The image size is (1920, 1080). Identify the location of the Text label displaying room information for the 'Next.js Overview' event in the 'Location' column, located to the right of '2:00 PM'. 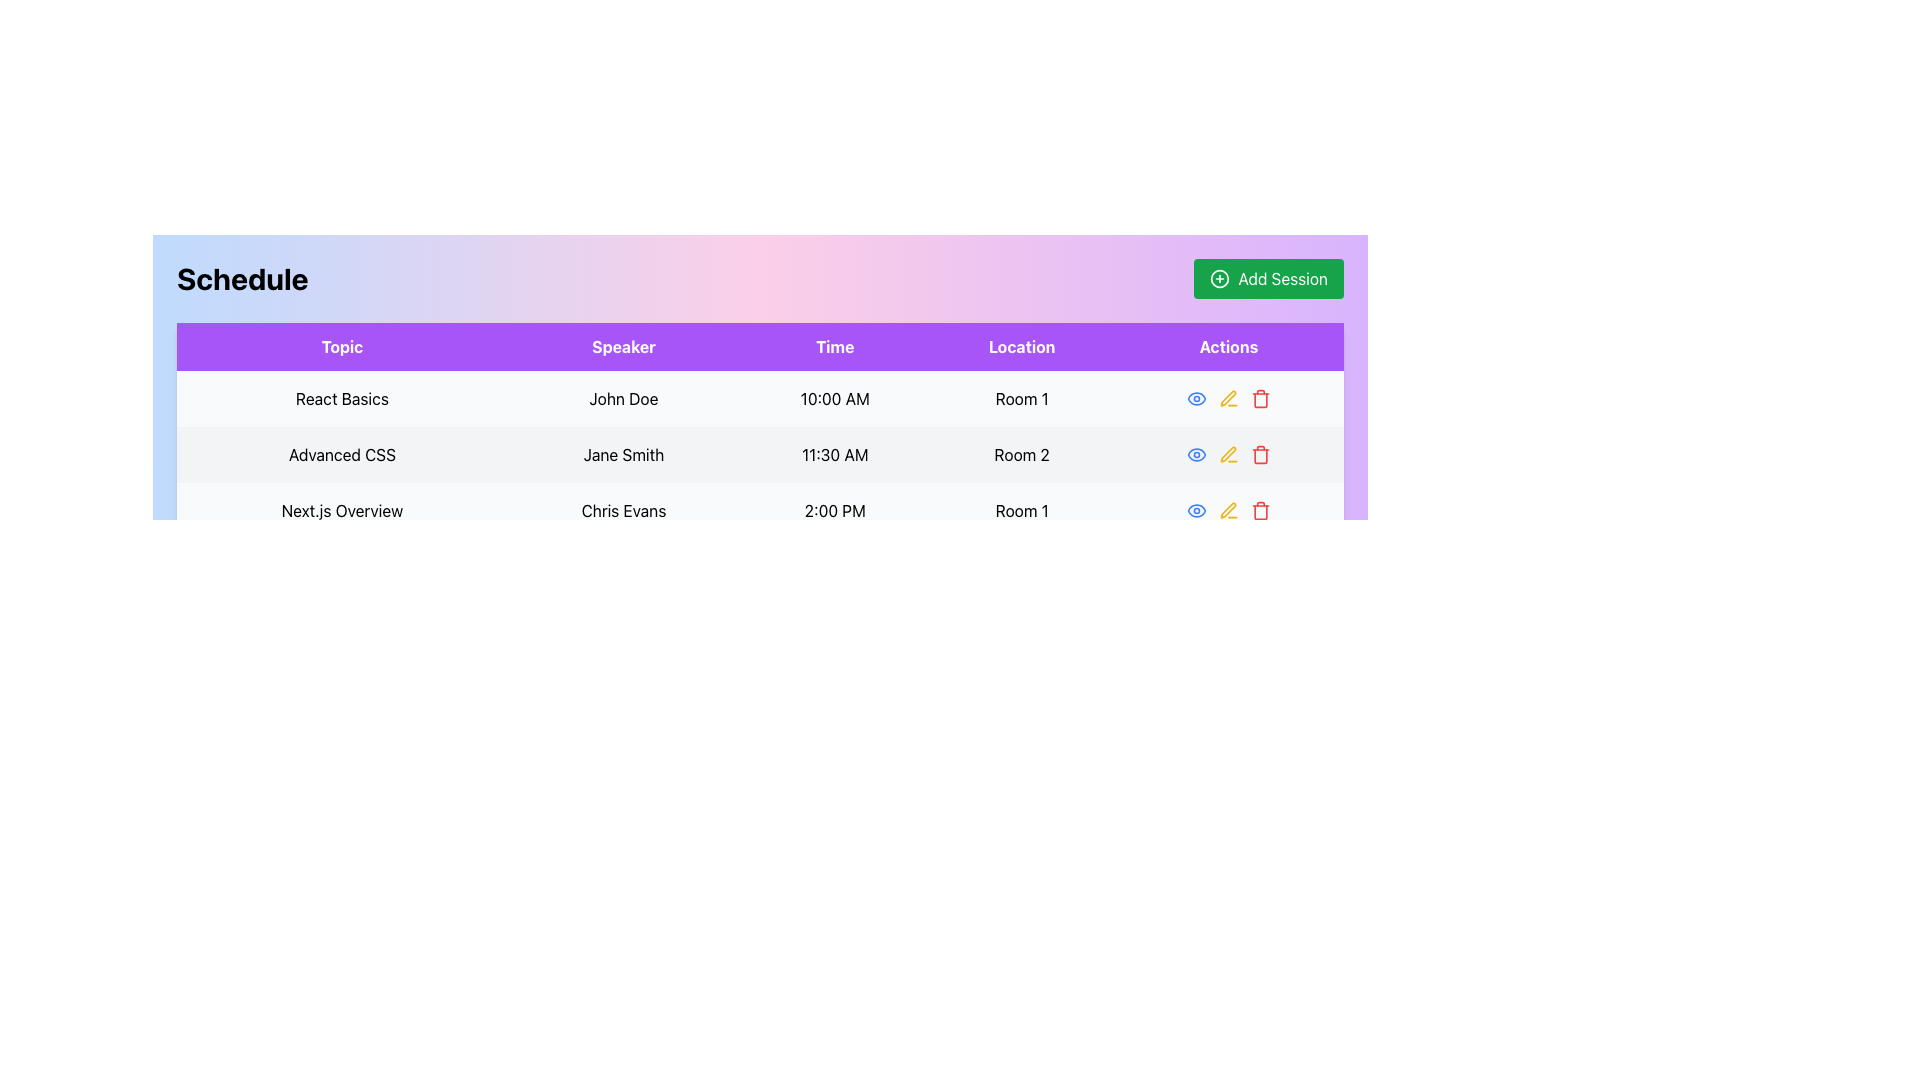
(1022, 509).